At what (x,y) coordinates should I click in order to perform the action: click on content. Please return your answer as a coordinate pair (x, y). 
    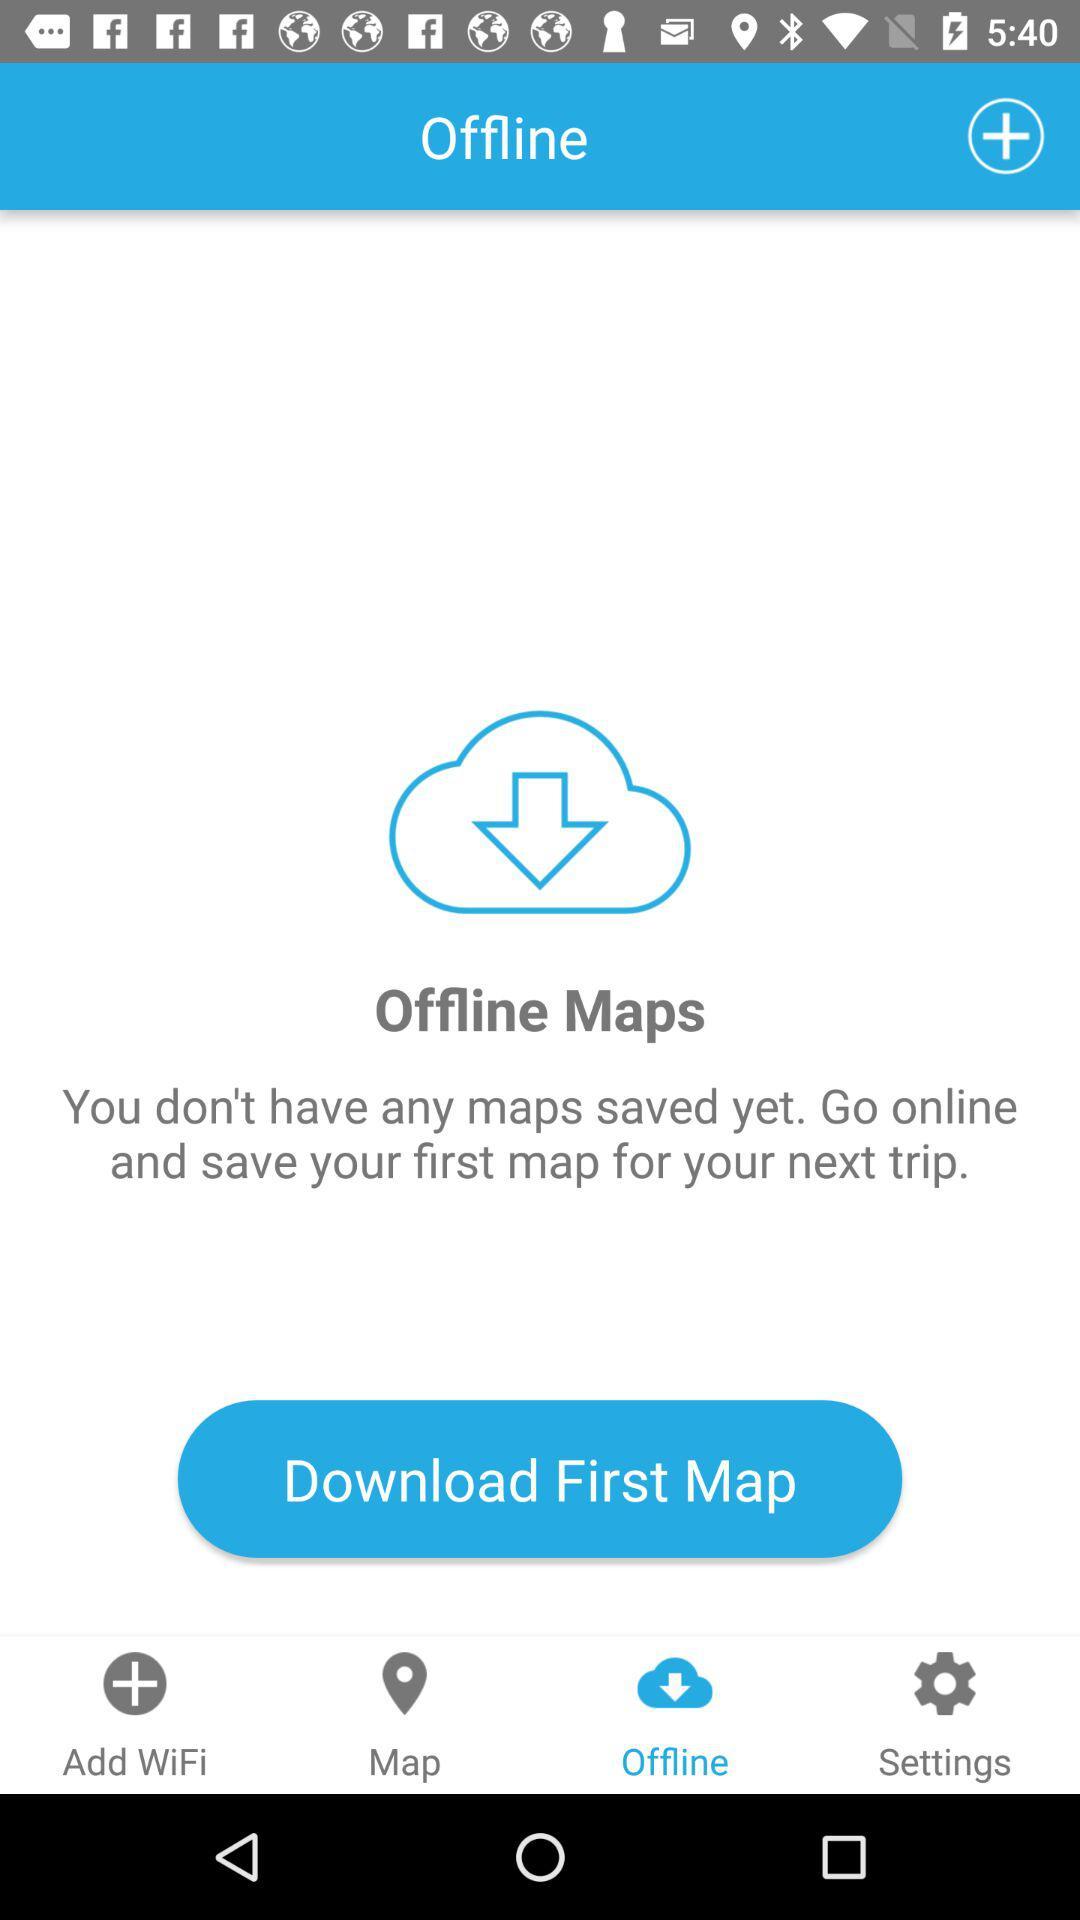
    Looking at the image, I should click on (1006, 135).